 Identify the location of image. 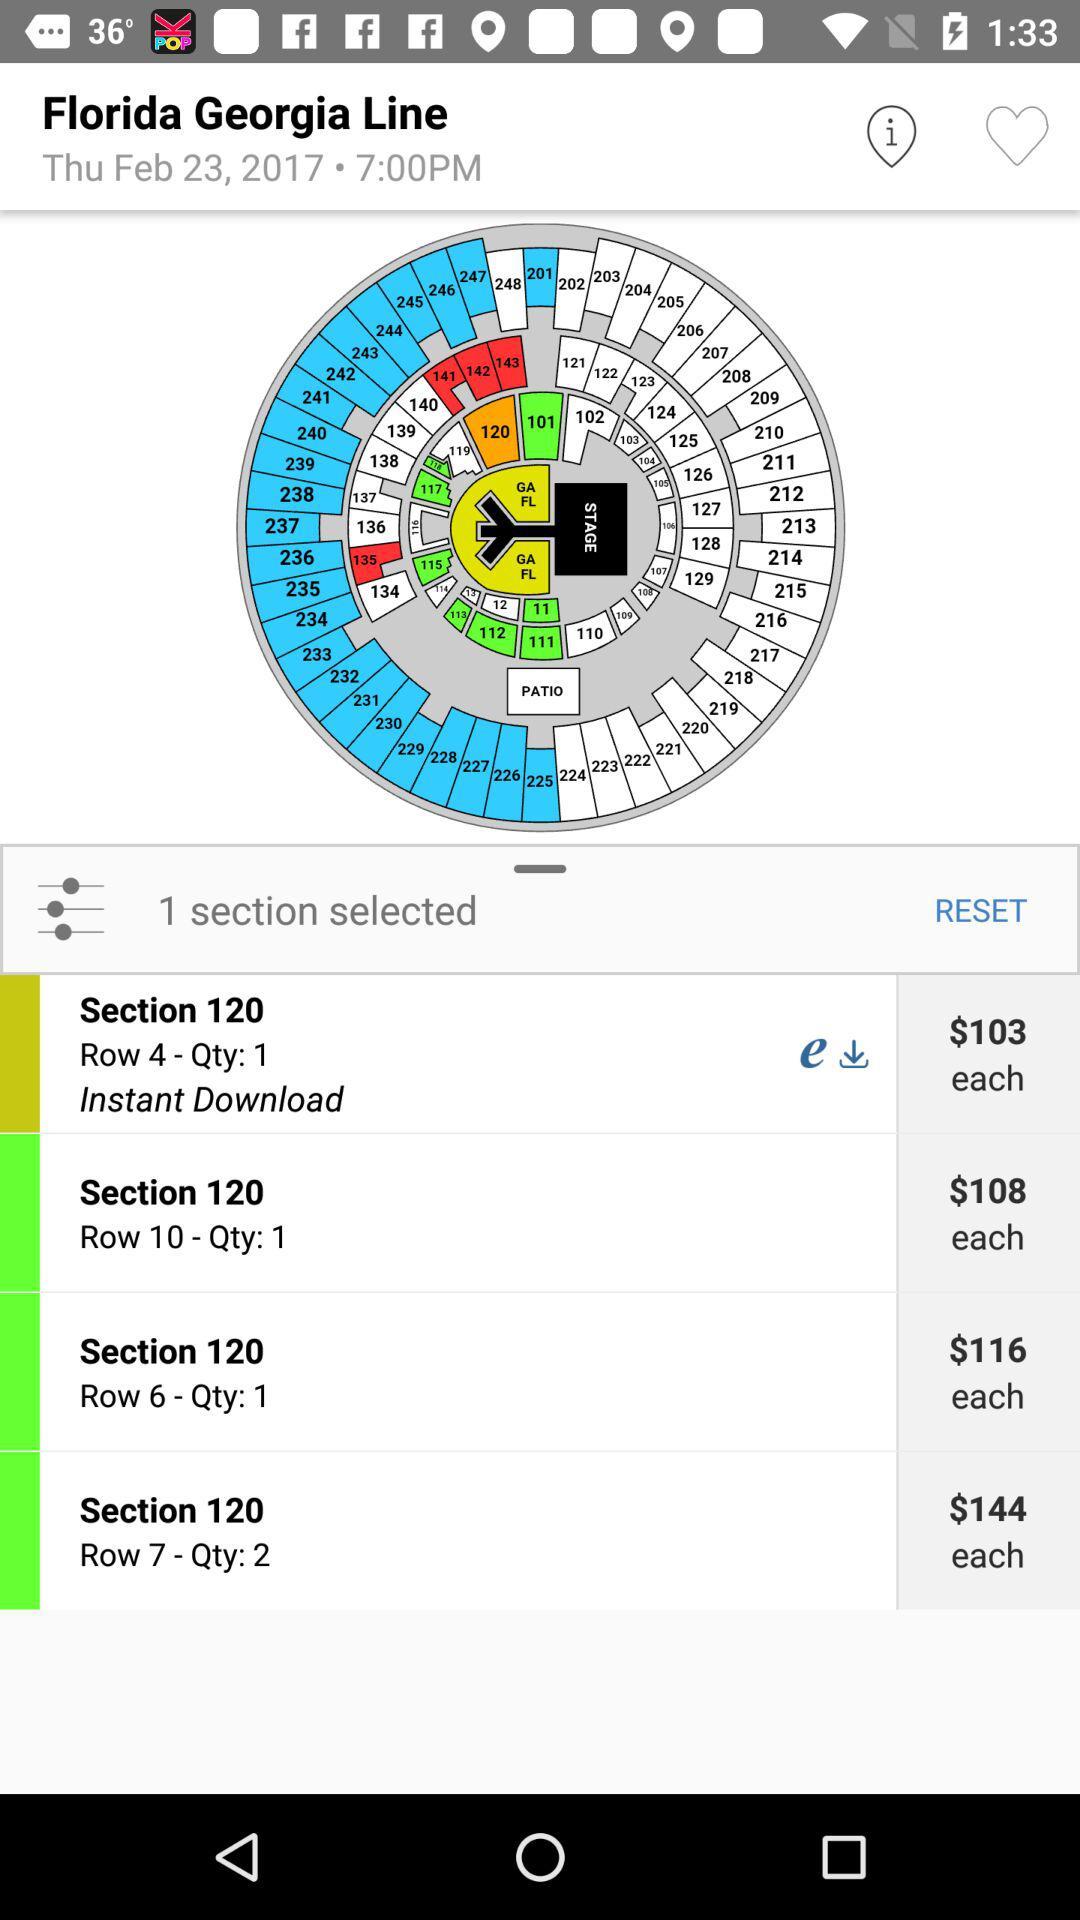
(540, 526).